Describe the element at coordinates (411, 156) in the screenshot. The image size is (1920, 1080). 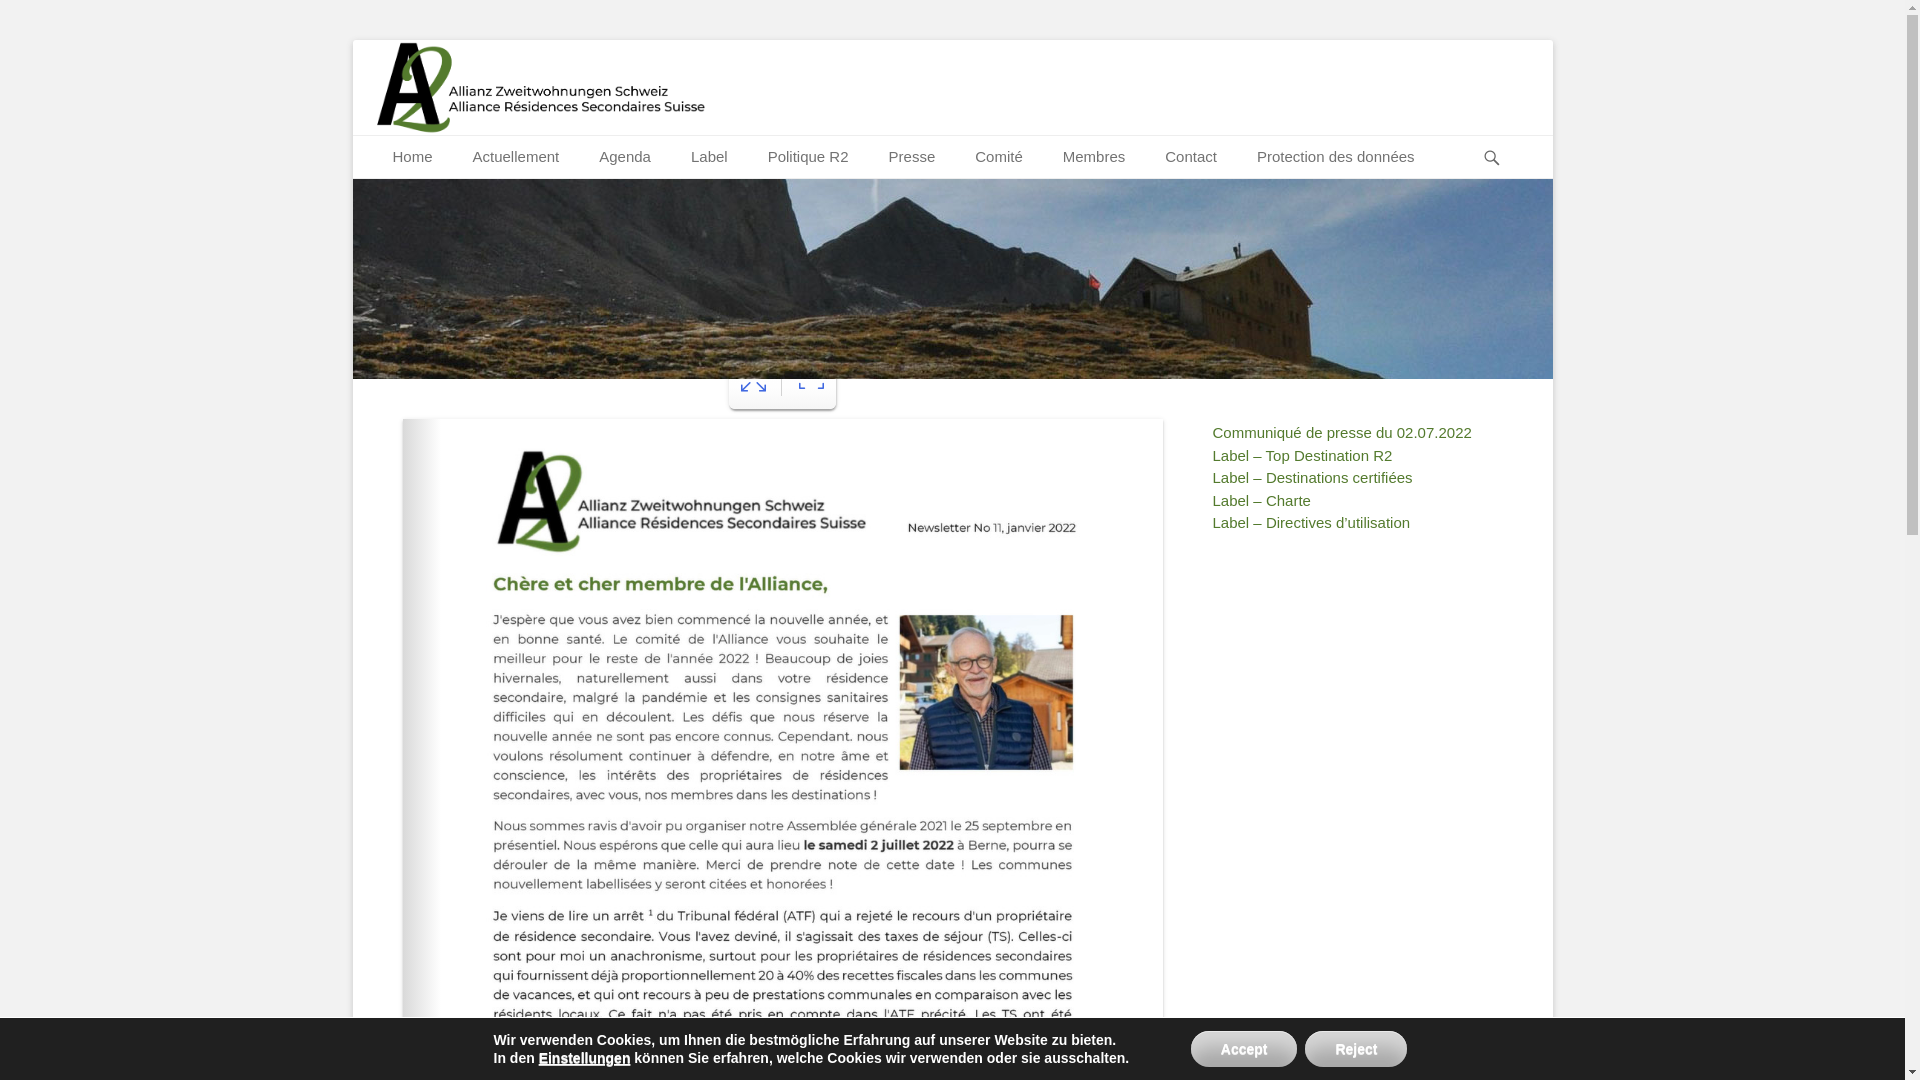
I see `'Home'` at that location.